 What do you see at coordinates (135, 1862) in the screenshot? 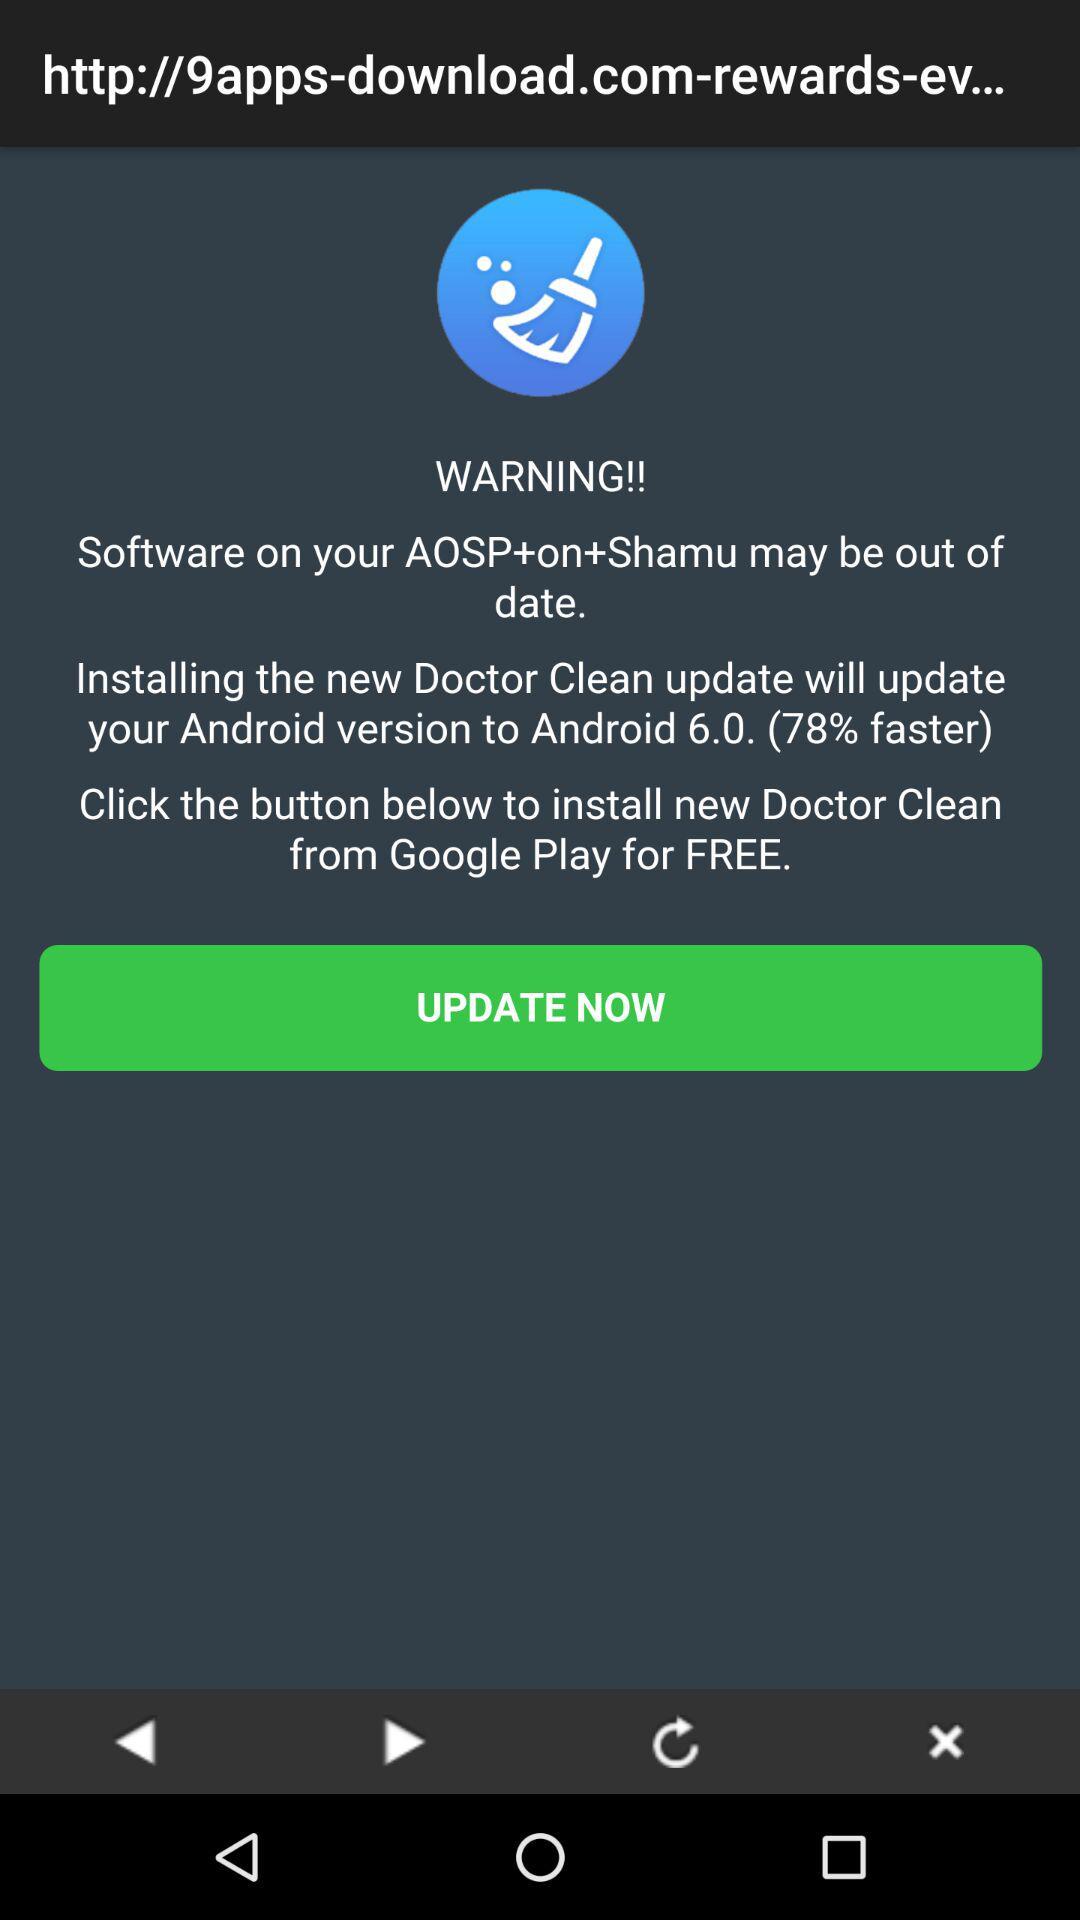
I see `the arrow_backward icon` at bounding box center [135, 1862].